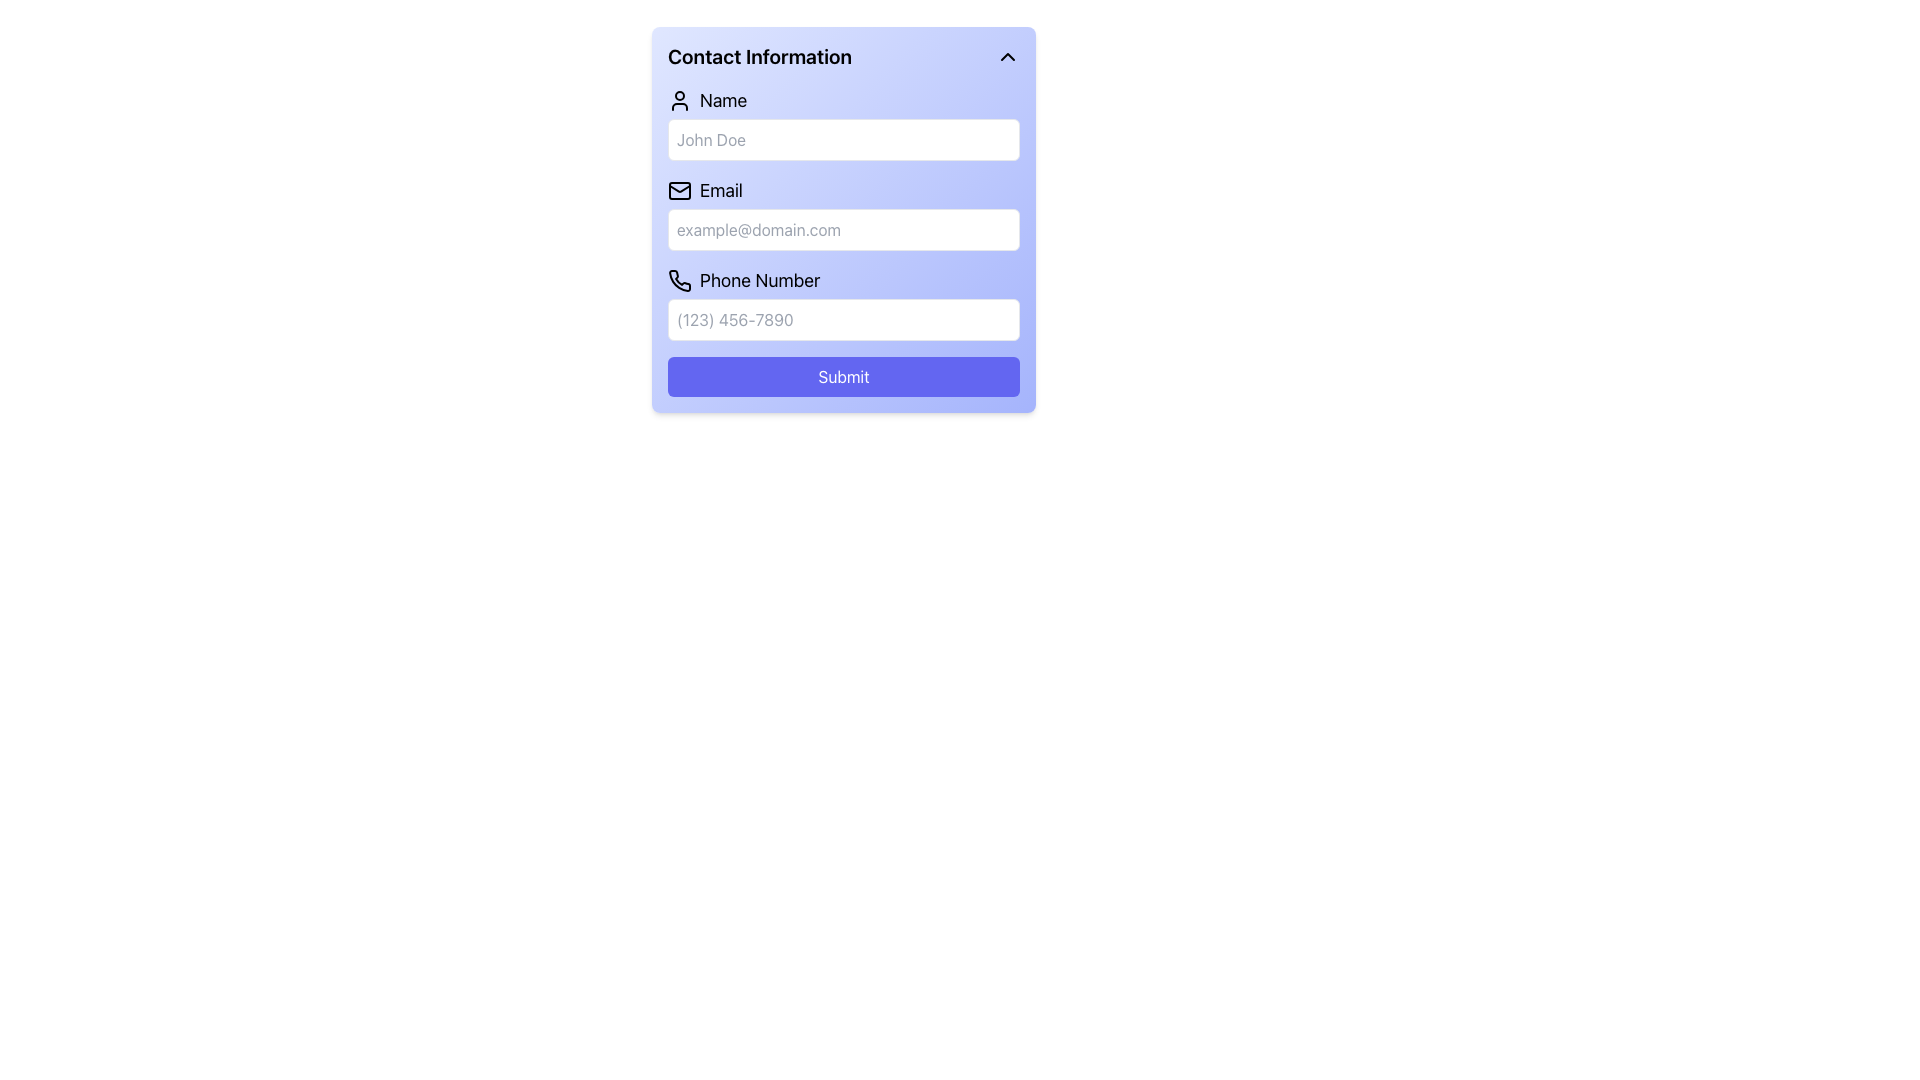 Image resolution: width=1920 pixels, height=1080 pixels. I want to click on on the upward-pointing chevron icon located on the rightmost side of the 'Contact Information' header, so click(1008, 56).